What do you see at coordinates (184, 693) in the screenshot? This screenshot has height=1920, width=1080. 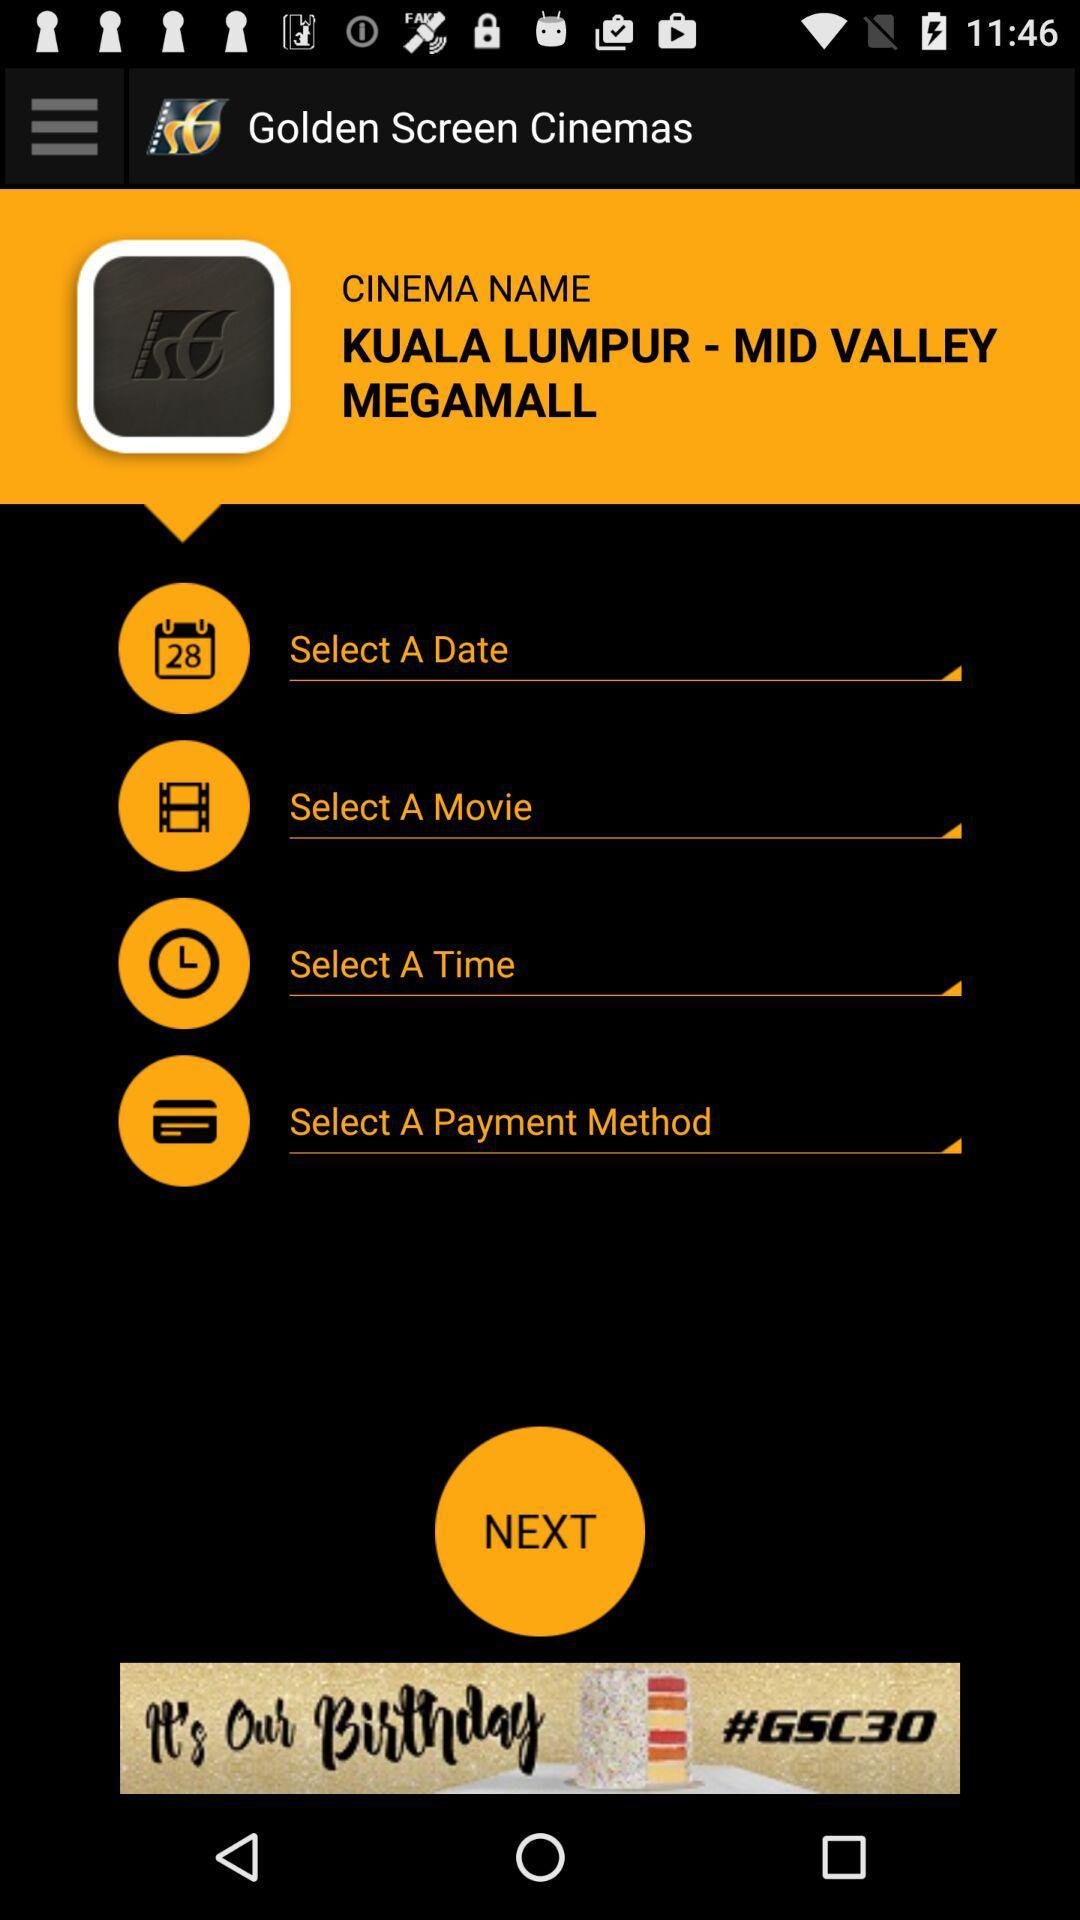 I see `the date_range icon` at bounding box center [184, 693].